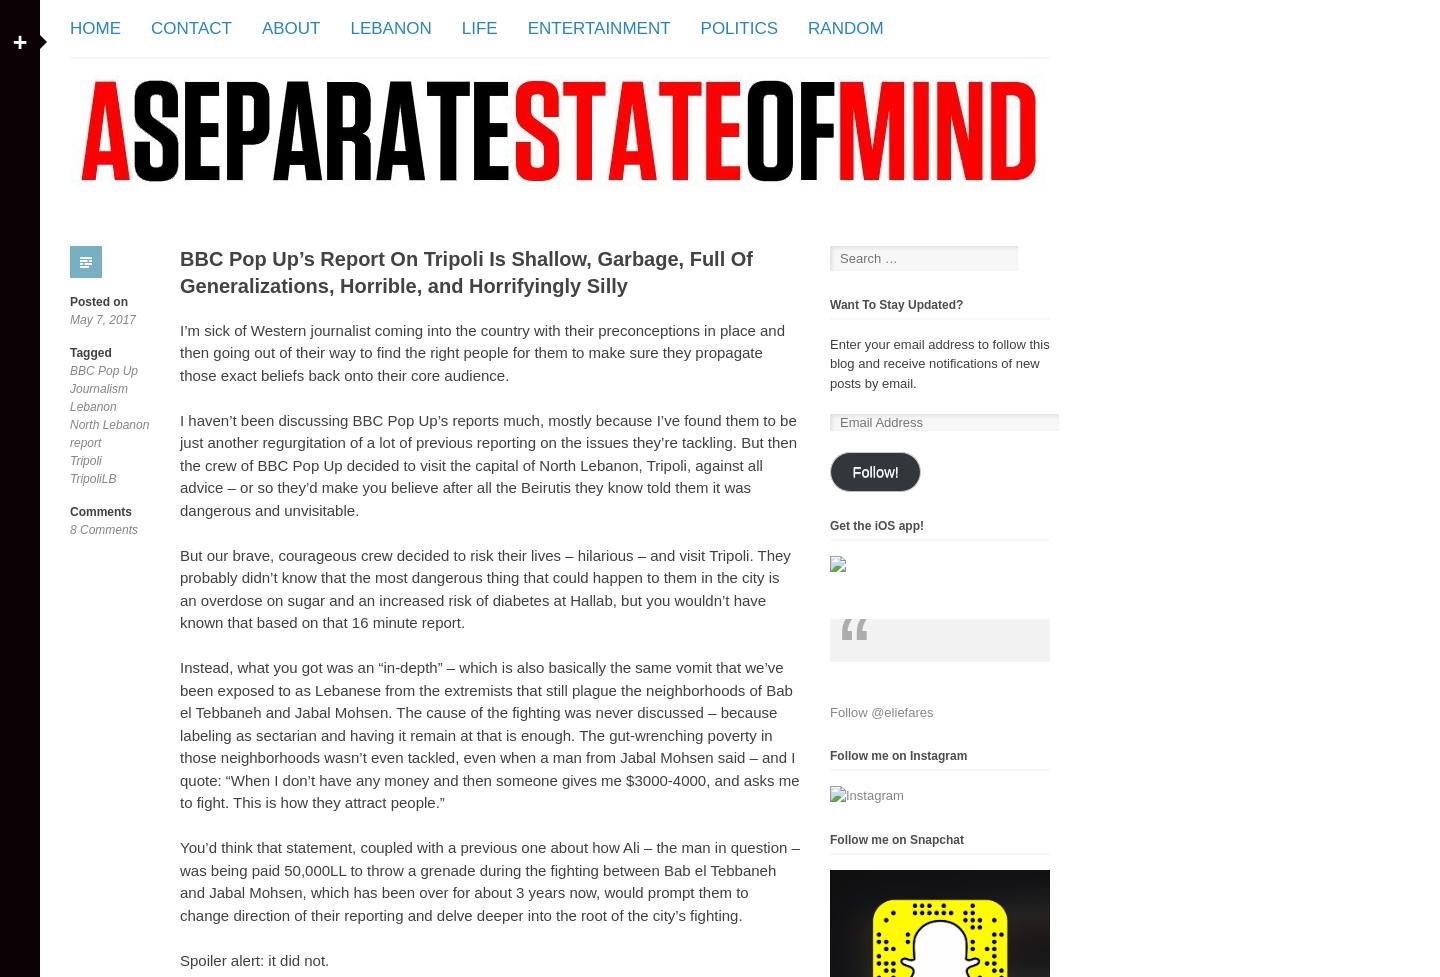 Image resolution: width=1440 pixels, height=977 pixels. Describe the element at coordinates (895, 303) in the screenshot. I see `'Want To Stay Updated?'` at that location.